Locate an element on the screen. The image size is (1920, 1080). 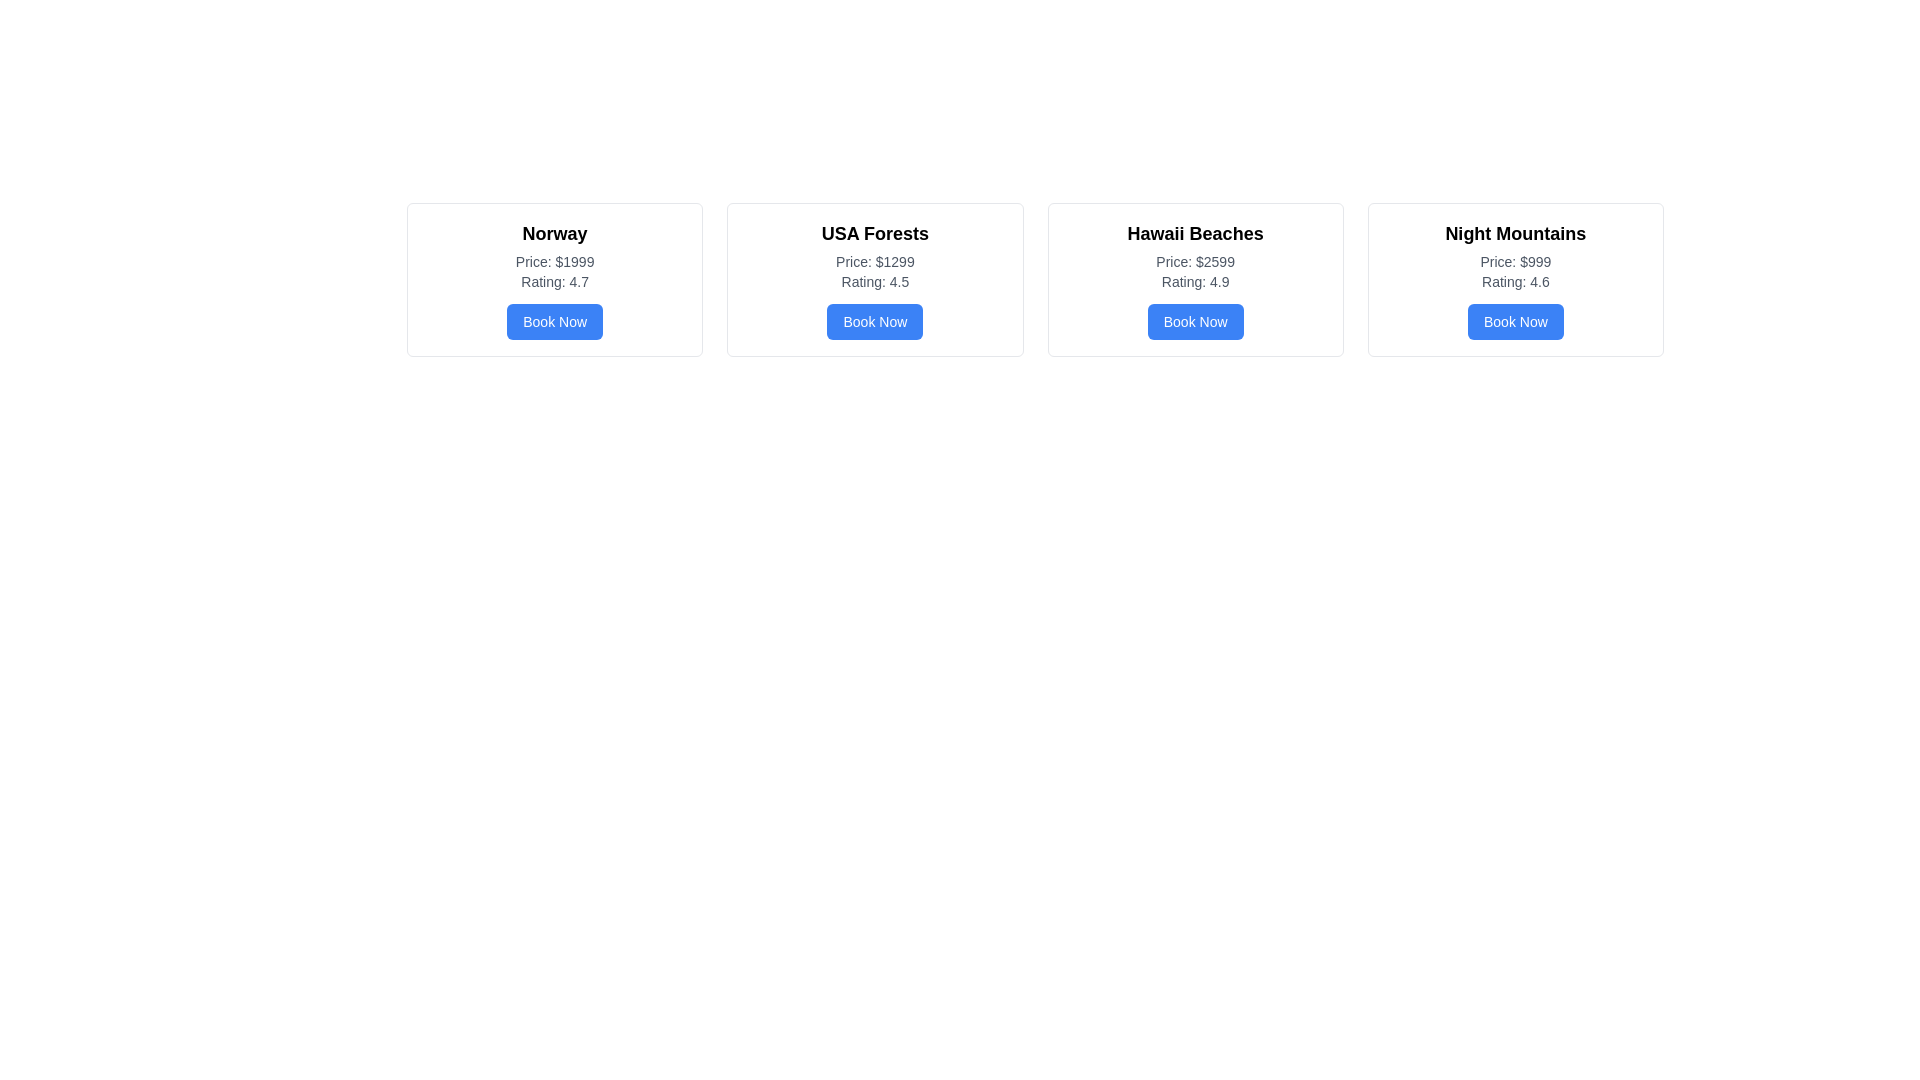
text label displaying the rating for the 'Night Mountains' package, located below the price and above the 'Book Now' button is located at coordinates (1515, 281).